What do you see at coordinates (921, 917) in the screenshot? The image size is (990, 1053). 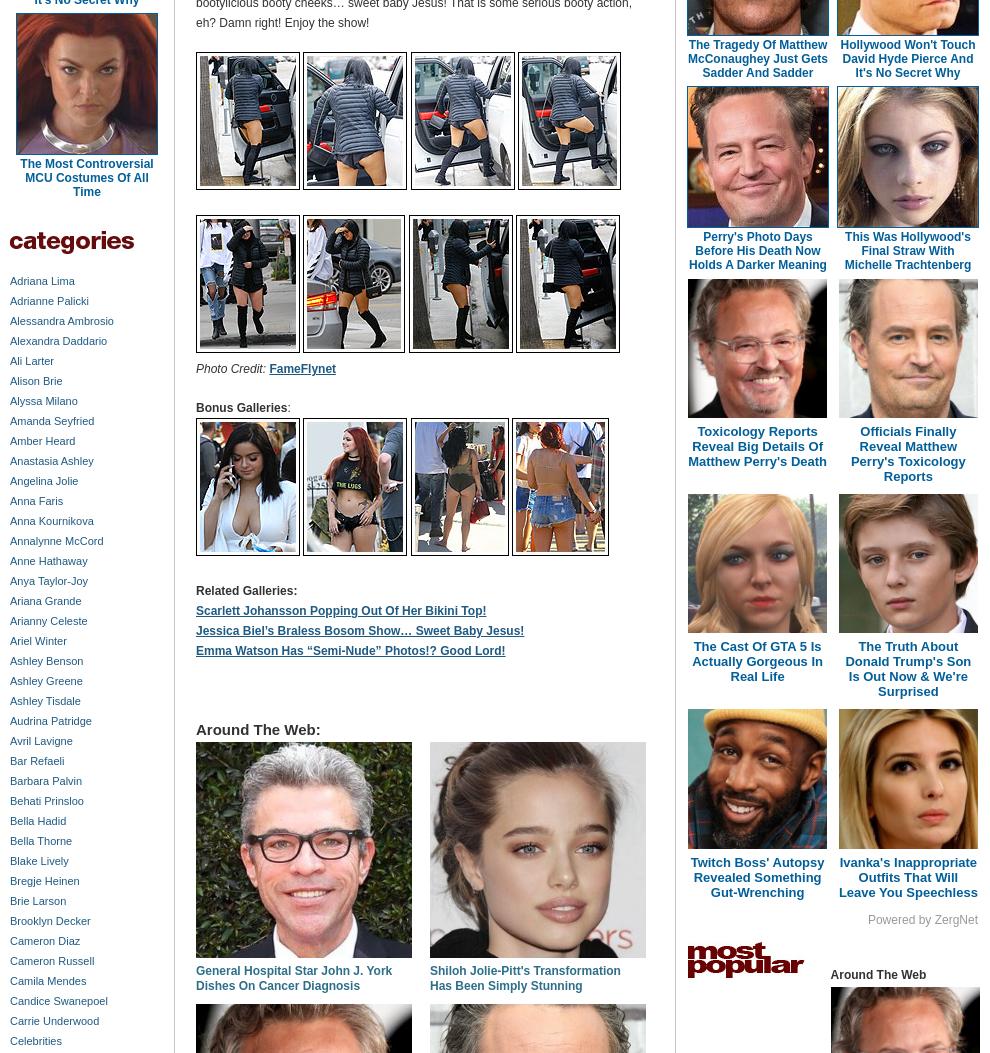 I see `'Powered by ZergNet'` at bounding box center [921, 917].